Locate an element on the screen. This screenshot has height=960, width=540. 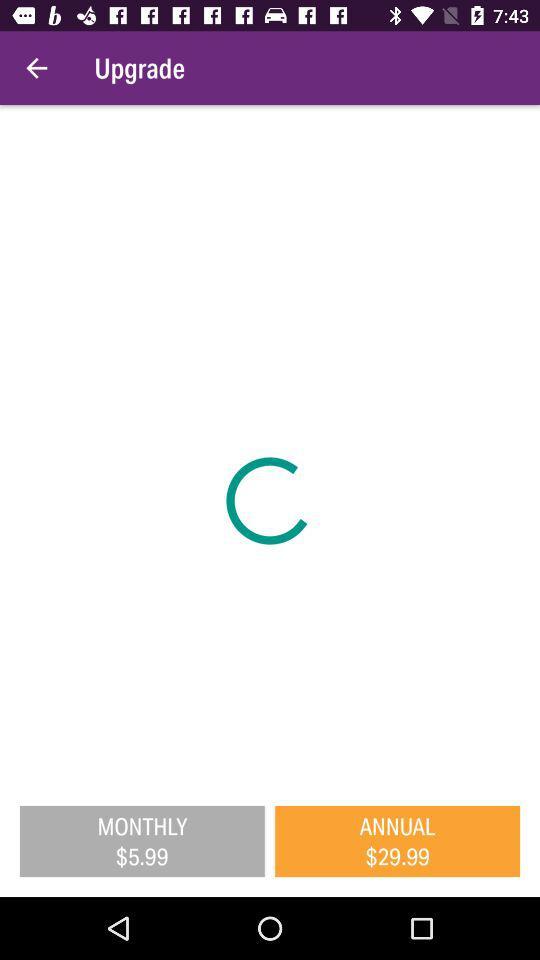
item to the right of the monthly is located at coordinates (397, 840).